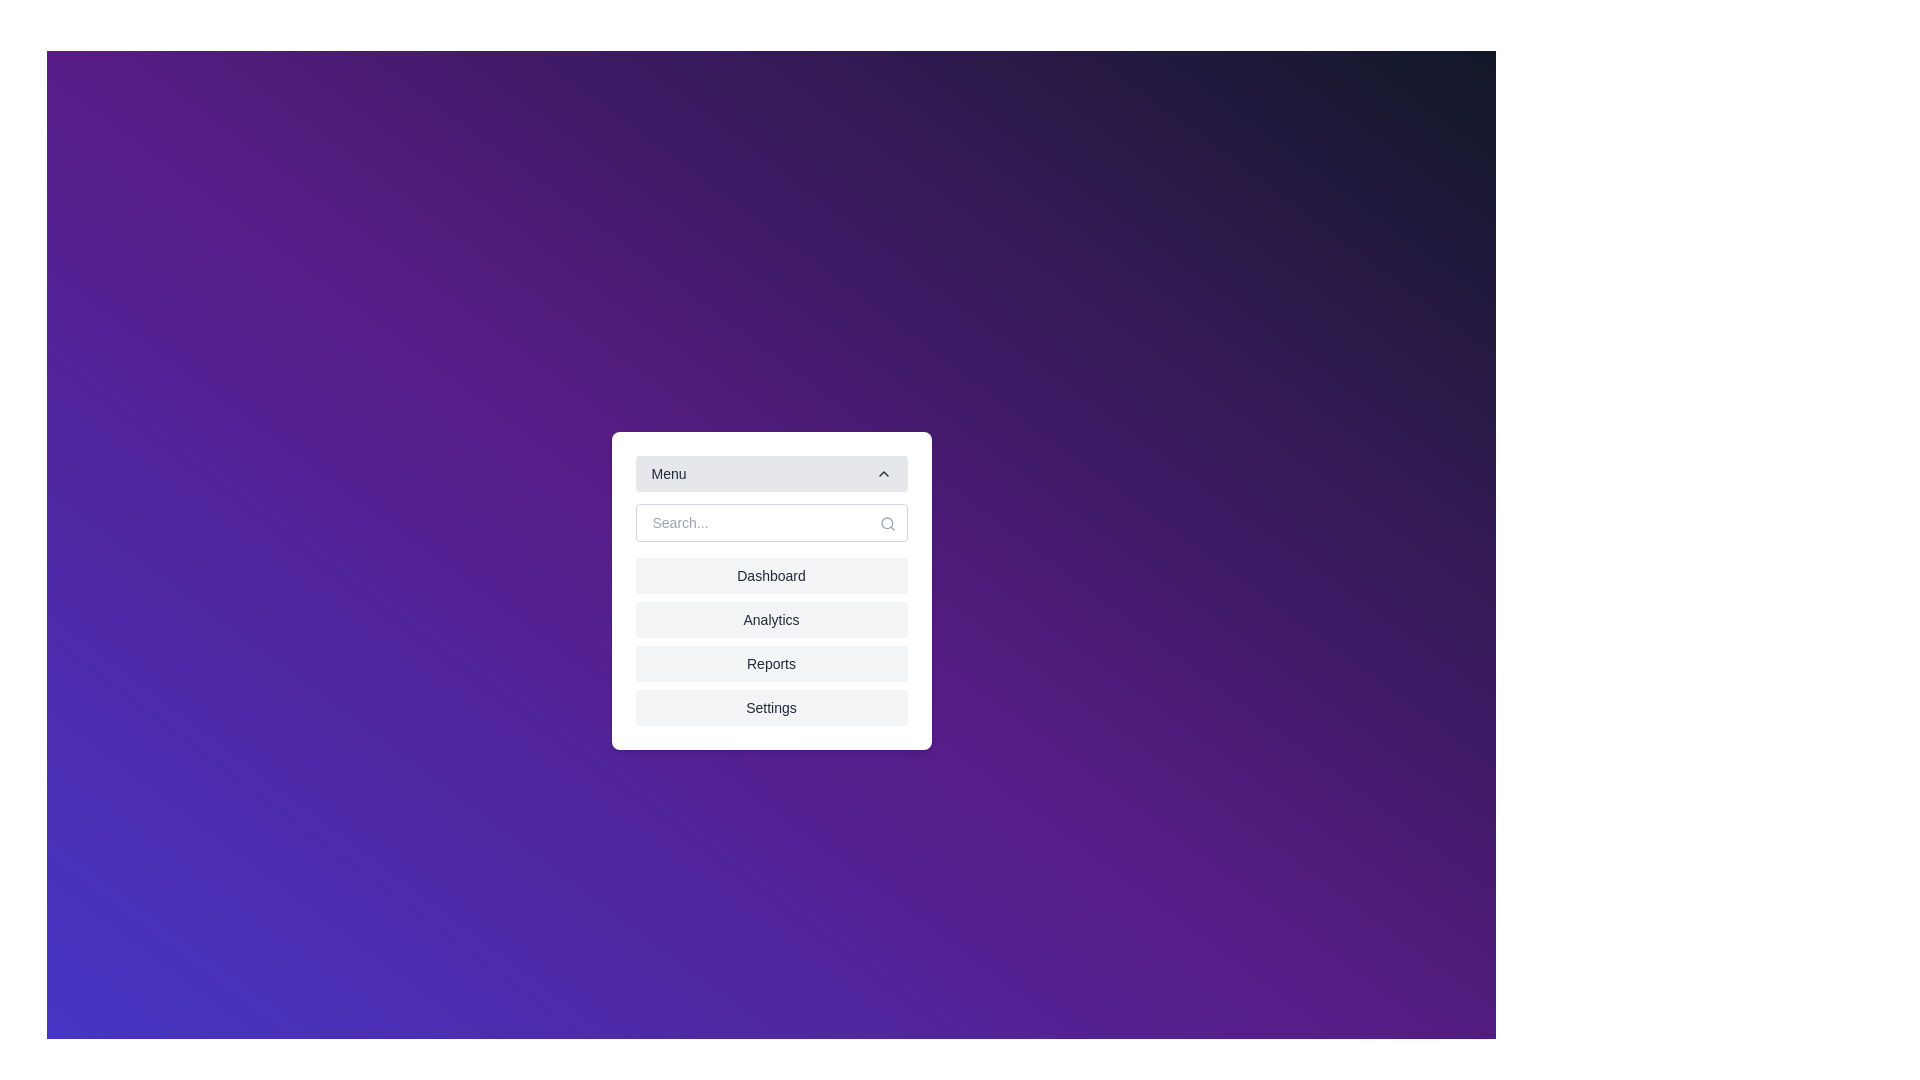  Describe the element at coordinates (770, 619) in the screenshot. I see `the Analytics menu option to select it` at that location.